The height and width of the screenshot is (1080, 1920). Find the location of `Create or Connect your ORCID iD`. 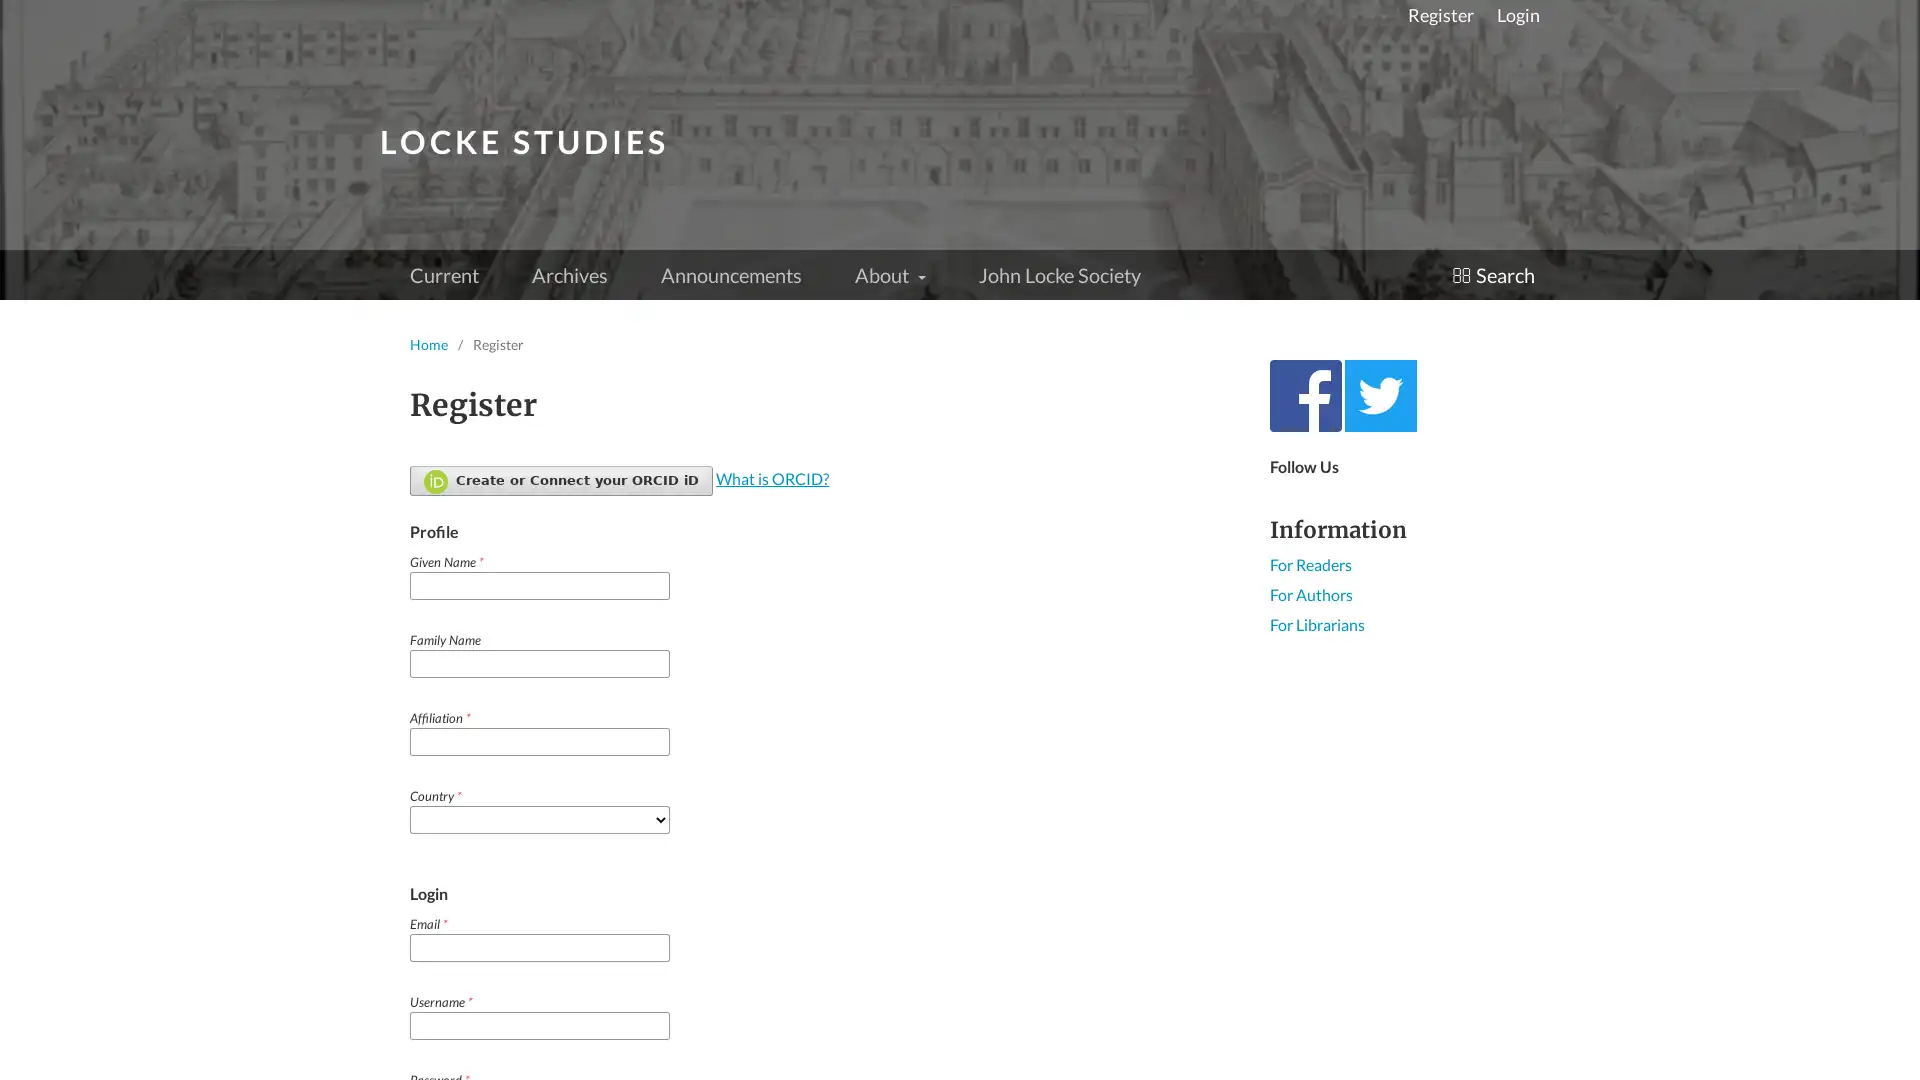

Create or Connect your ORCID iD is located at coordinates (560, 481).